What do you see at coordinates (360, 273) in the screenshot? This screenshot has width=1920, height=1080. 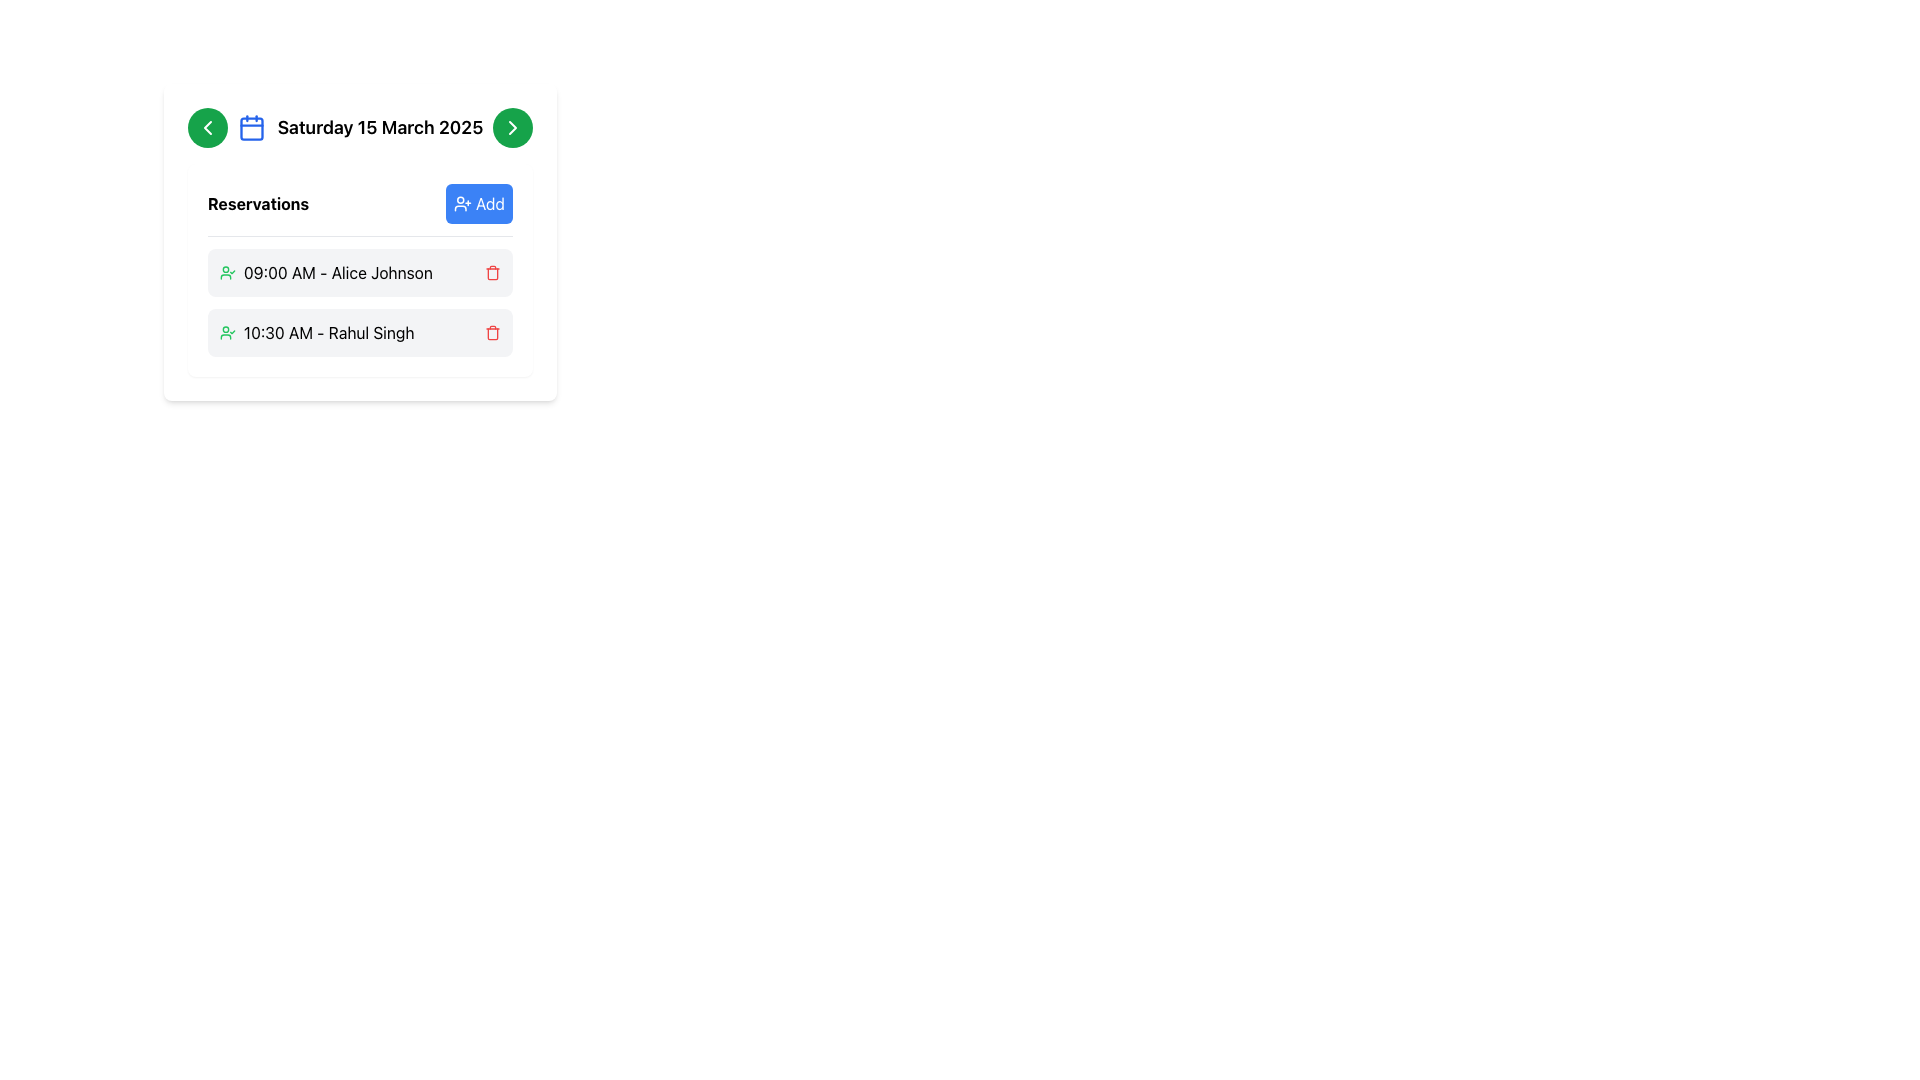 I see `the first List Item` at bounding box center [360, 273].